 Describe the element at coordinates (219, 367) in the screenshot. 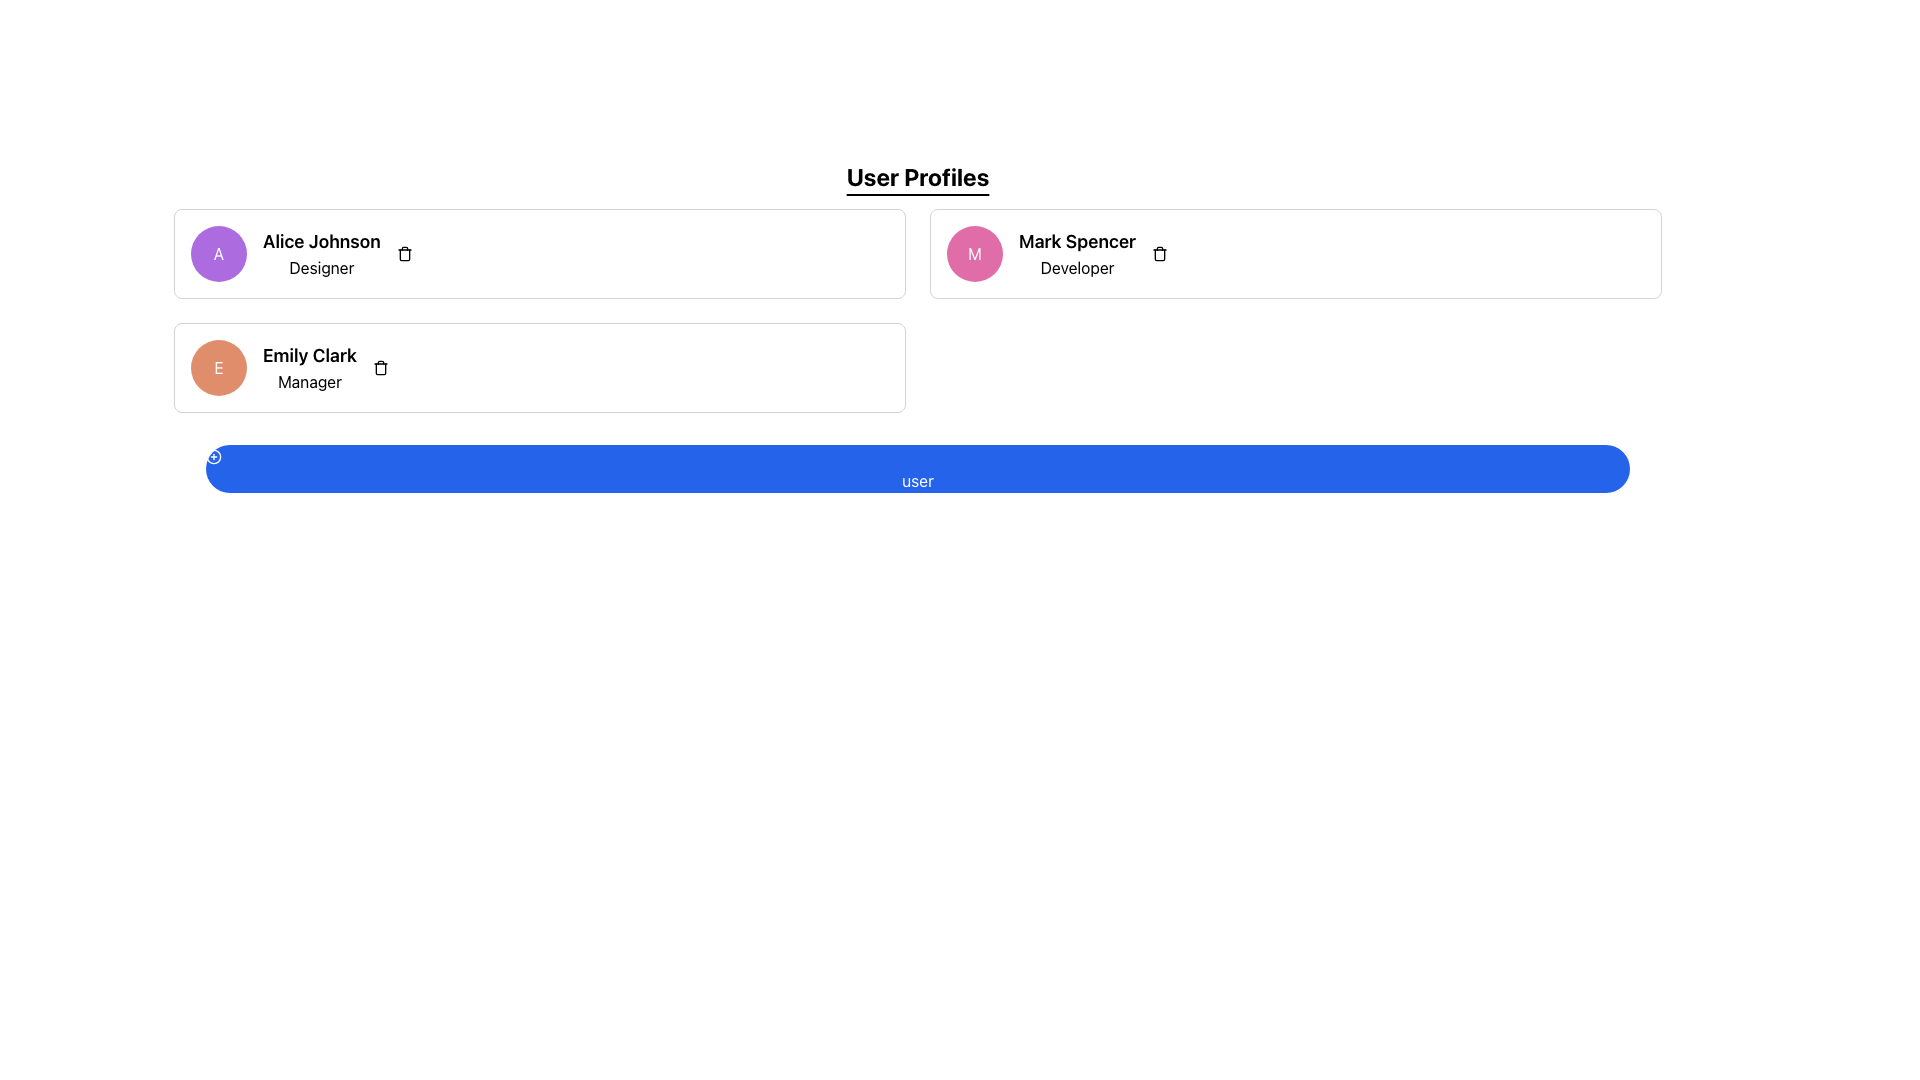

I see `the Avatar circular component displaying the character 'E' with a muted orange background, located to the left of Emily Clark's name and role` at that location.